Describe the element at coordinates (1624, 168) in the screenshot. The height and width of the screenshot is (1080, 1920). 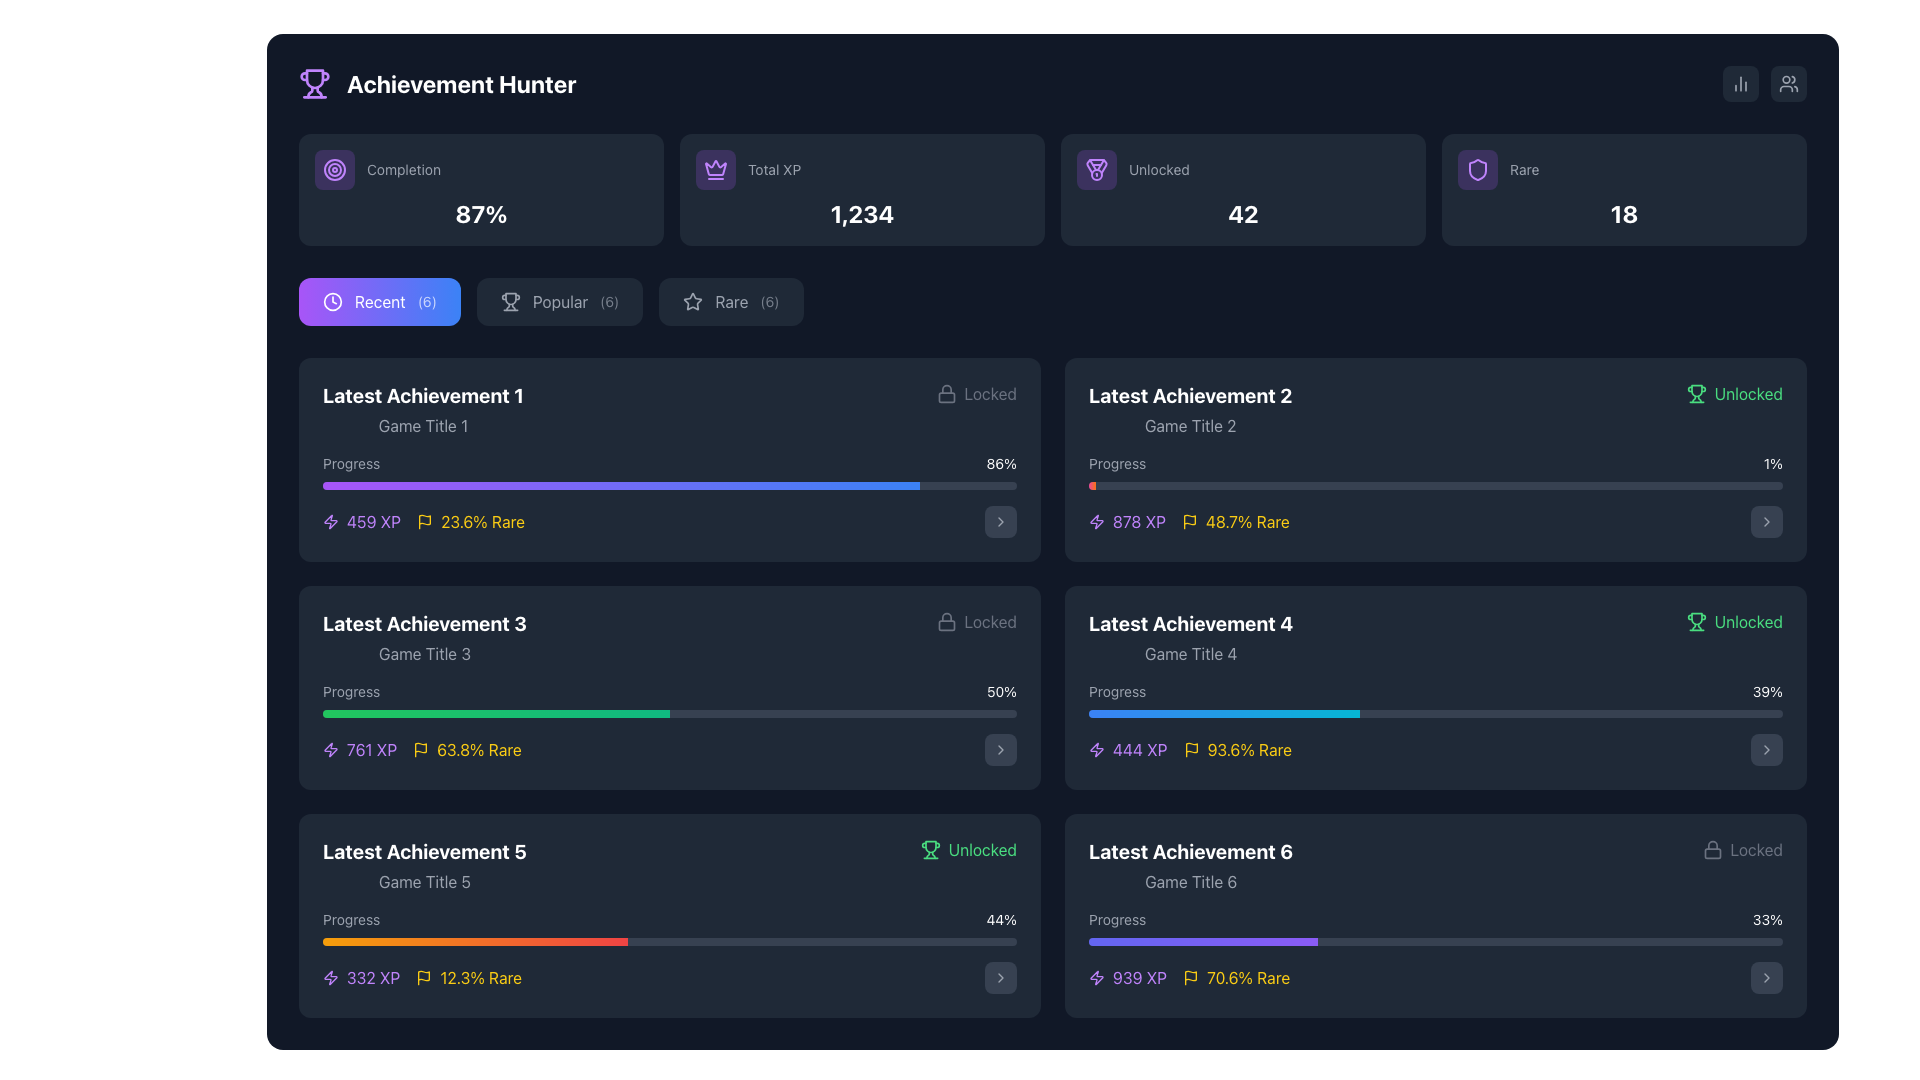
I see `the Text label displaying 'Rare' in light gray font, located in the upper-right section of the interface, adjacent to a purple shield icon` at that location.